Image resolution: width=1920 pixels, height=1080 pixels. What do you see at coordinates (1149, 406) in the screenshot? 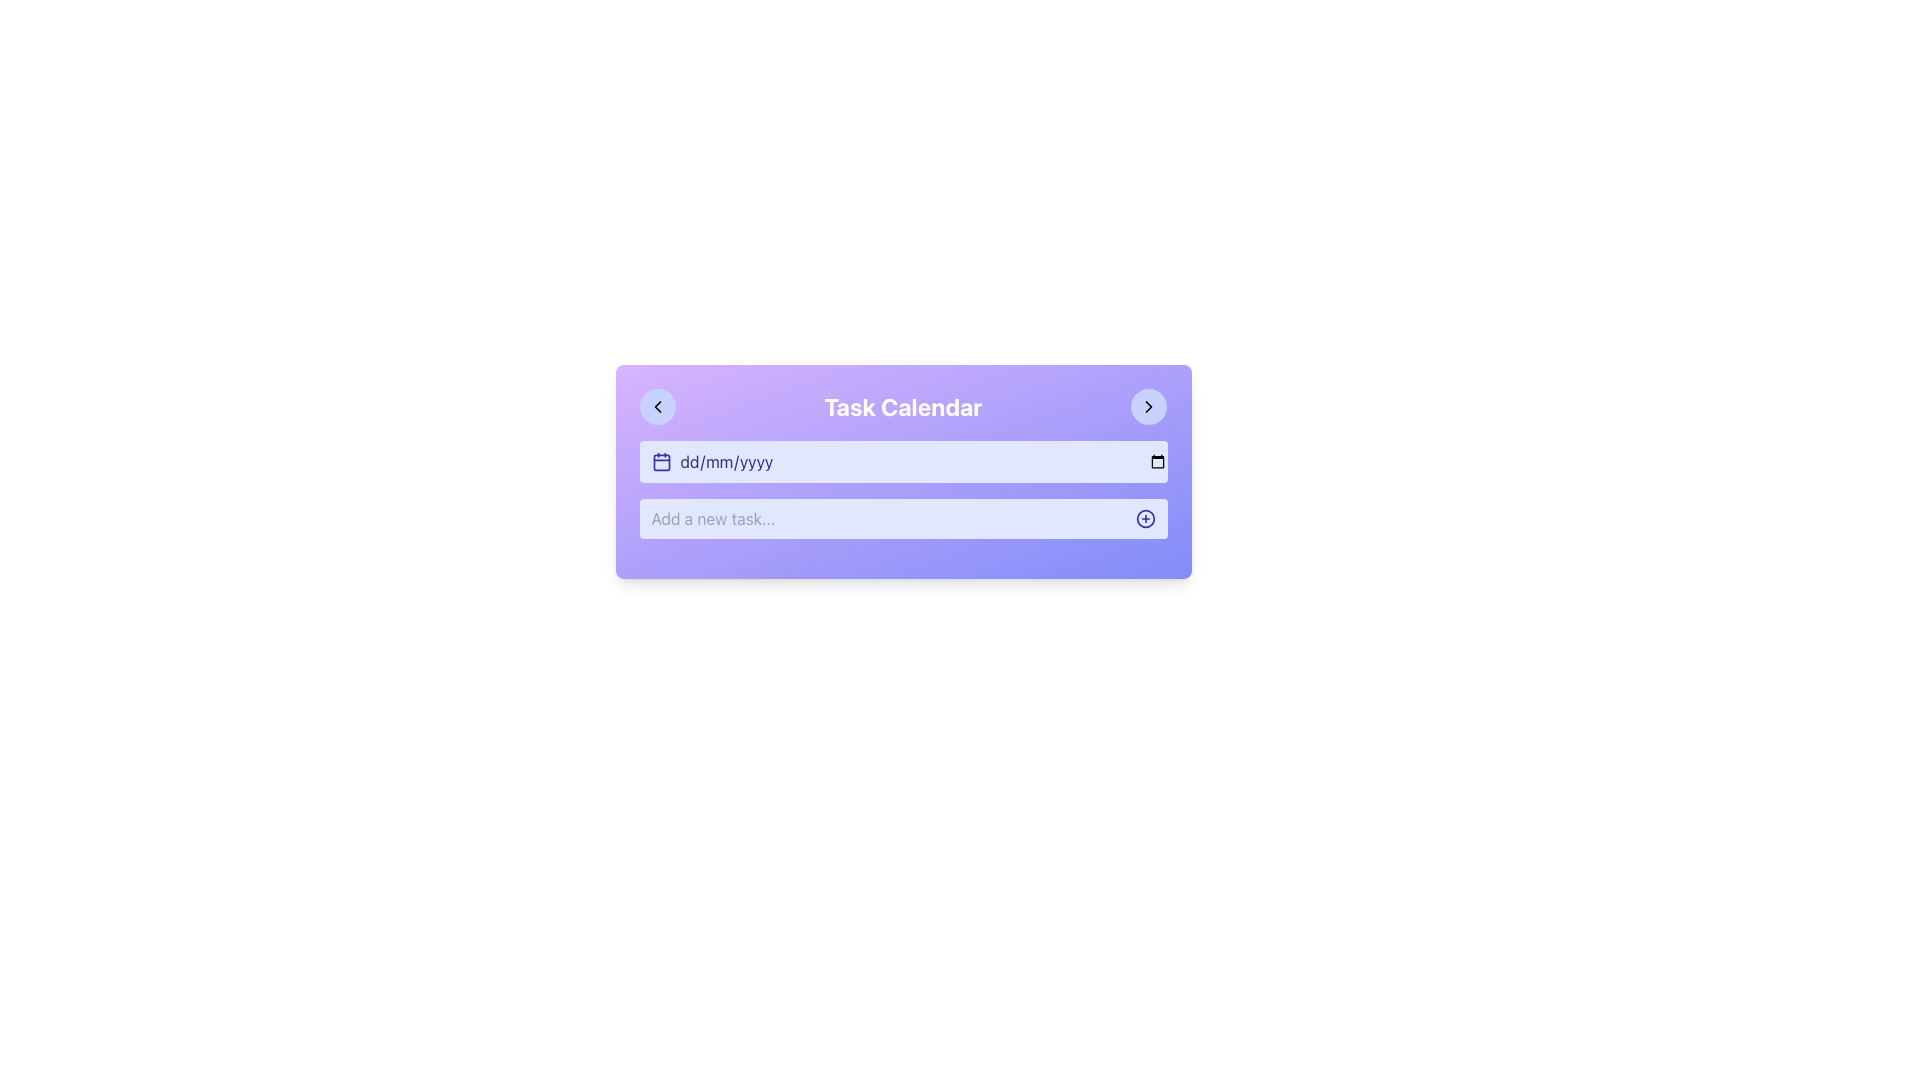
I see `the rightward single-chevron arrow icon, which is centered within a circular button with a soft indigo background, located at the top-right corner of the task calendar interface` at bounding box center [1149, 406].